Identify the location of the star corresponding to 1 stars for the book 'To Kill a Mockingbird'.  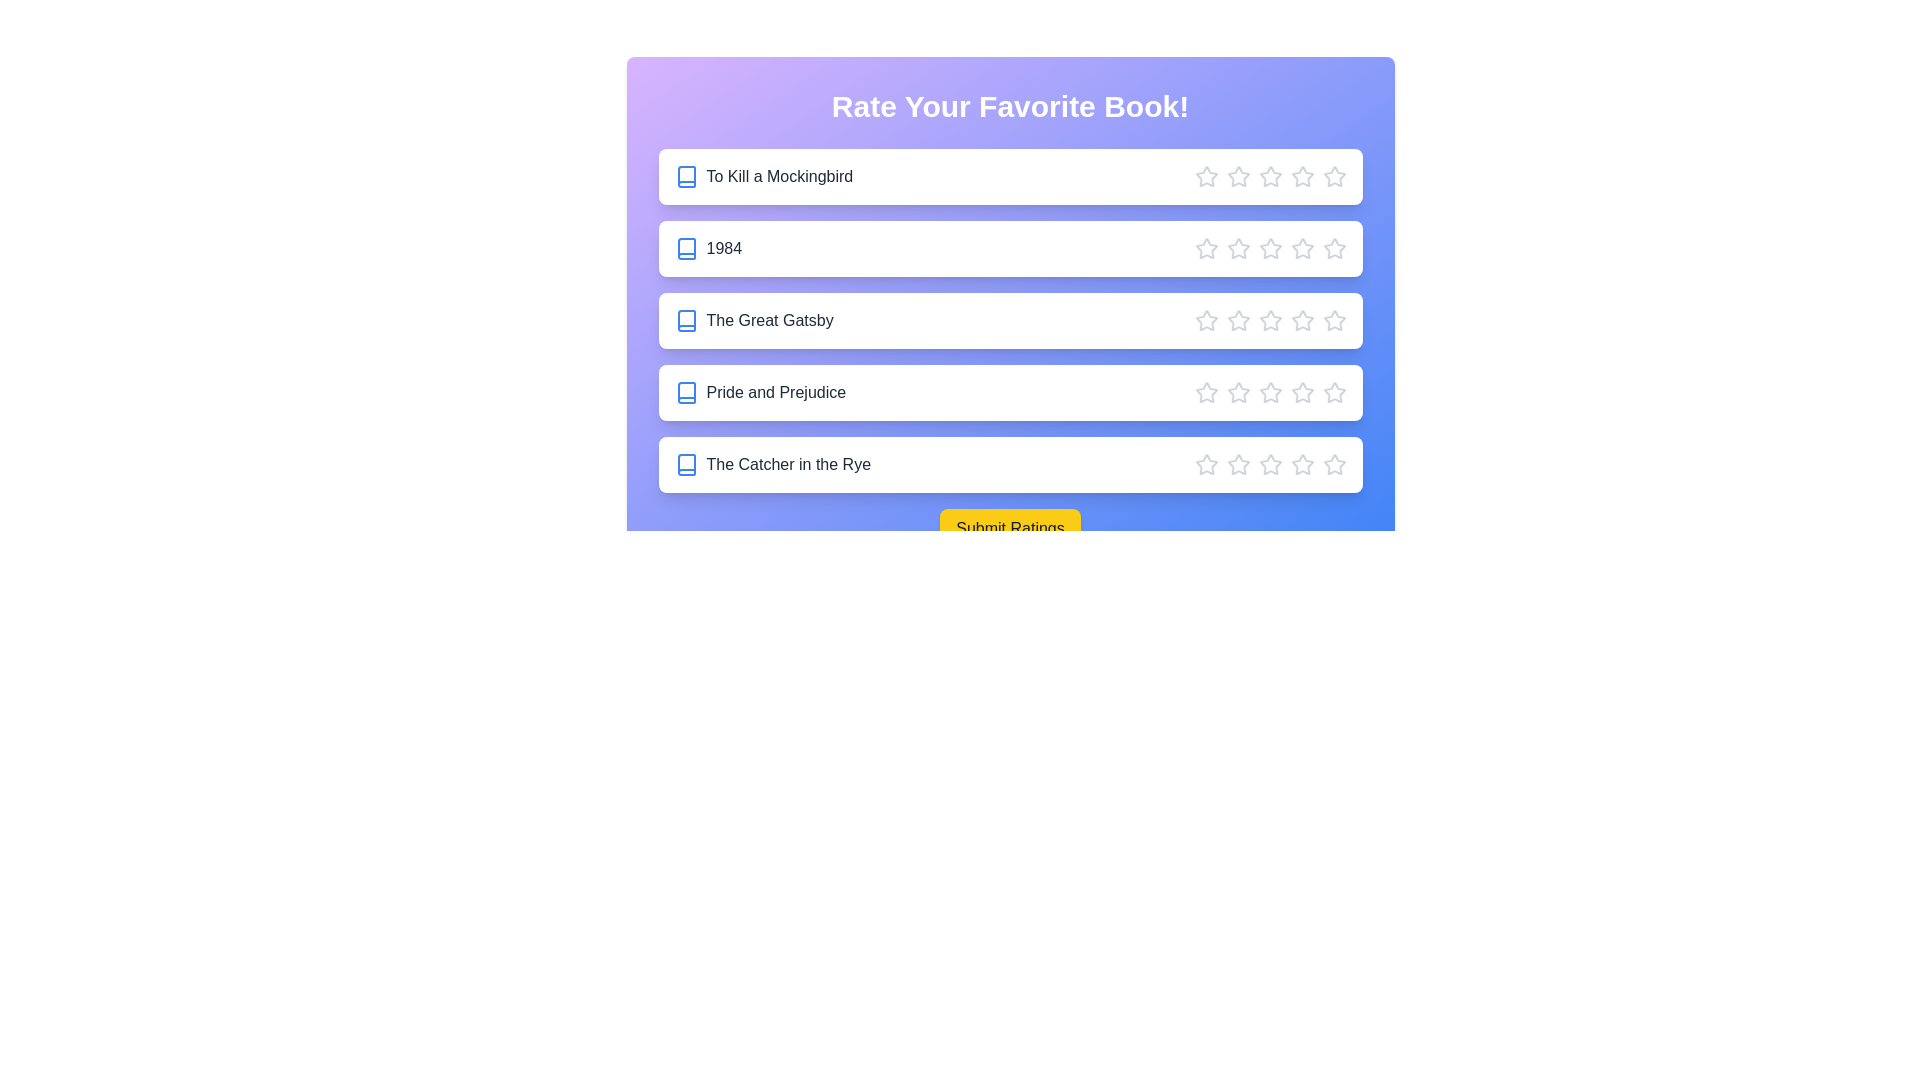
(1205, 176).